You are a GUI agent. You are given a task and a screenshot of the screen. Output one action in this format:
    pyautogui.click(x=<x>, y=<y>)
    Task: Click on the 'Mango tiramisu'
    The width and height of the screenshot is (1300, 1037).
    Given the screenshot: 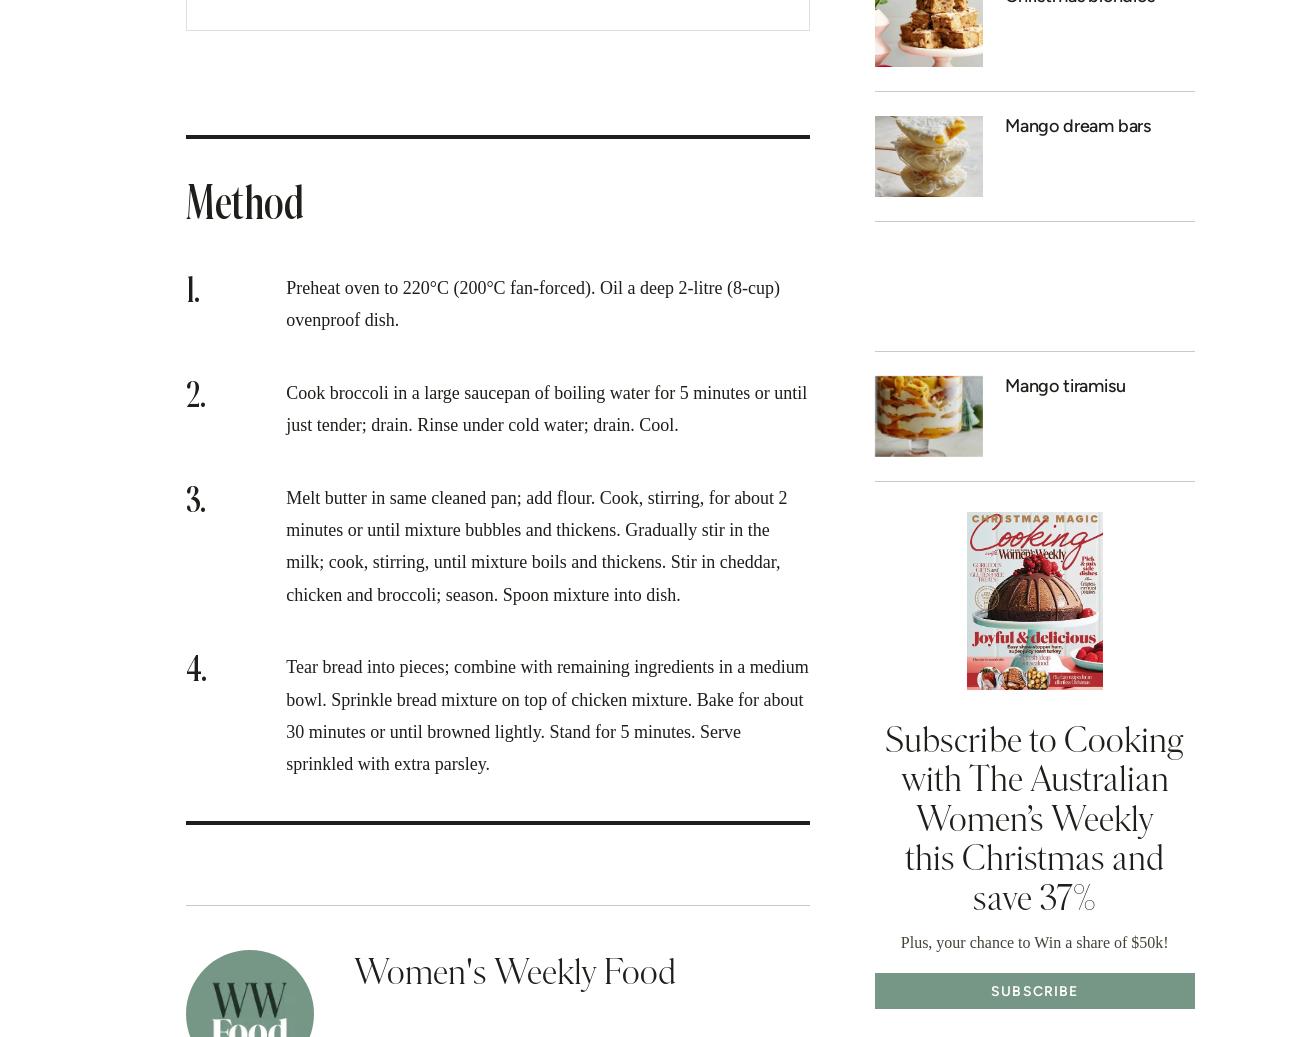 What is the action you would take?
    pyautogui.click(x=1064, y=384)
    